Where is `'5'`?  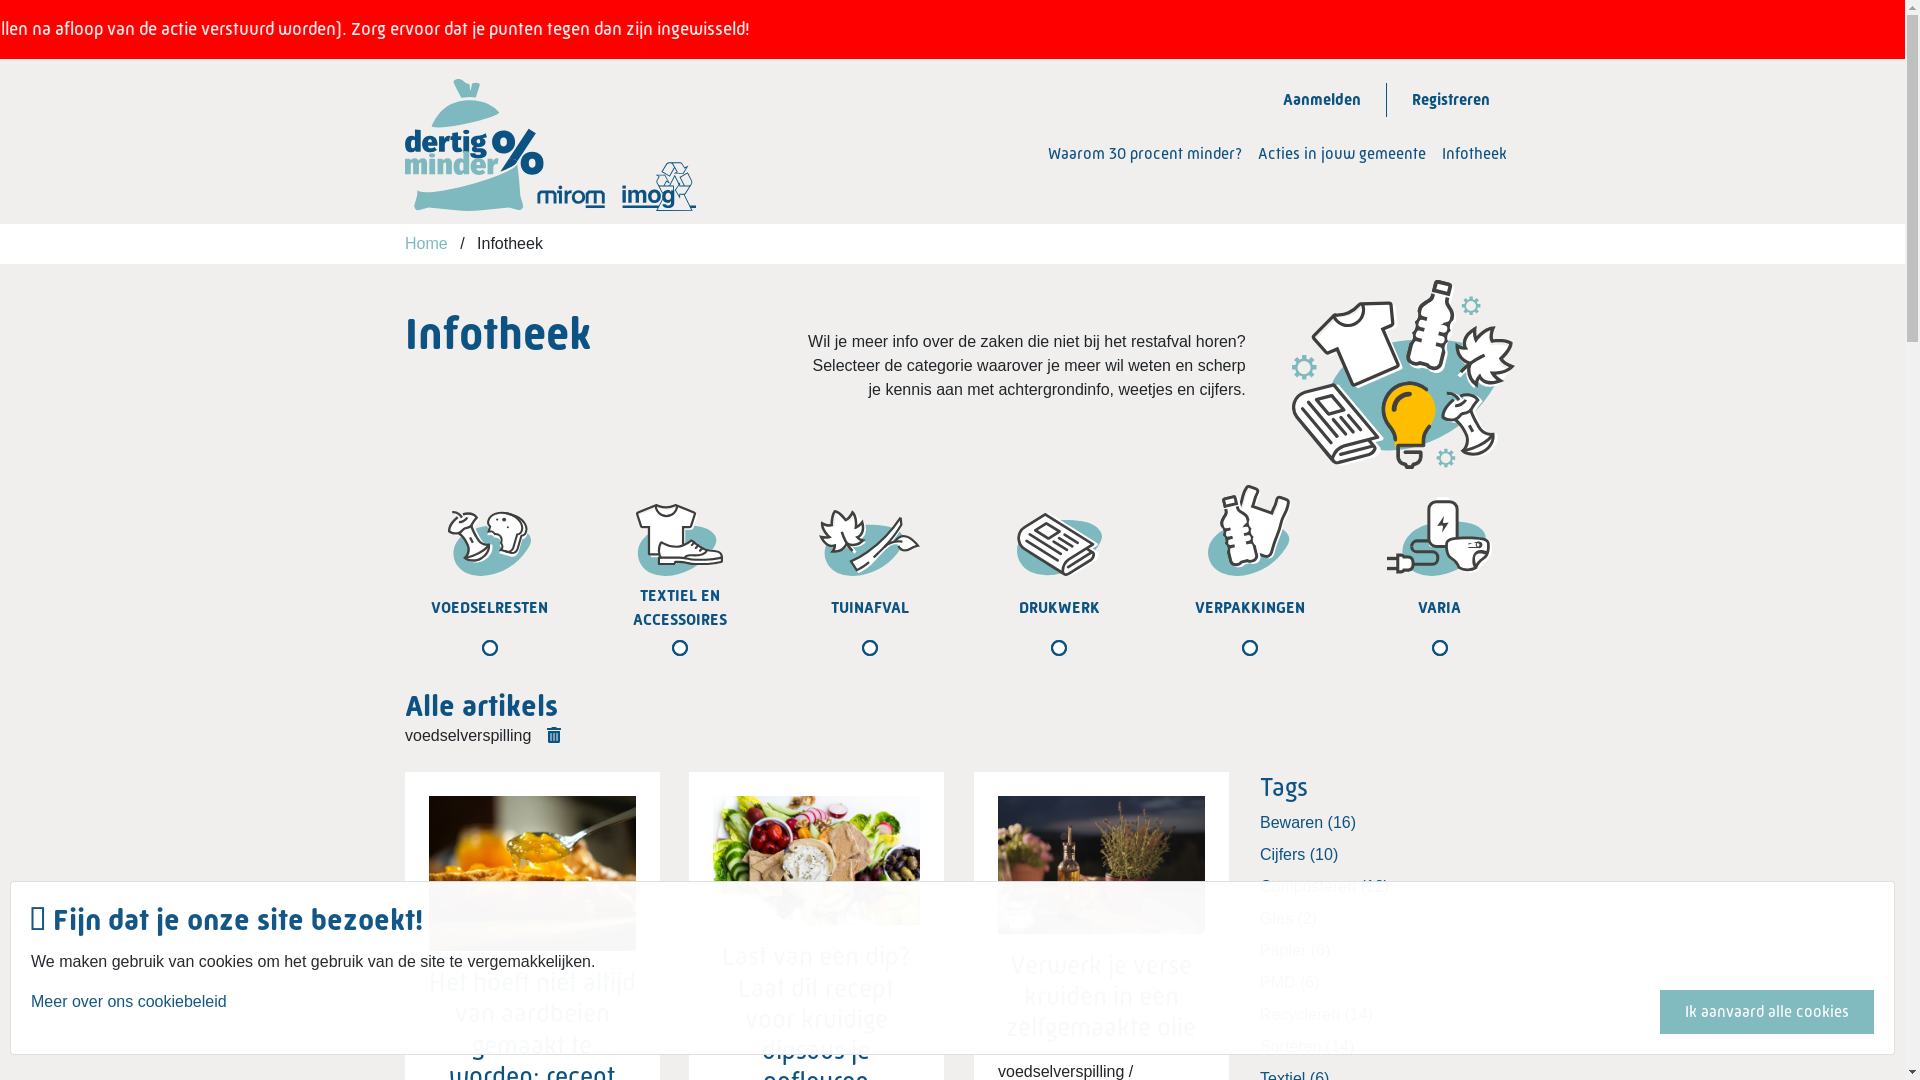
'5' is located at coordinates (1157, 628).